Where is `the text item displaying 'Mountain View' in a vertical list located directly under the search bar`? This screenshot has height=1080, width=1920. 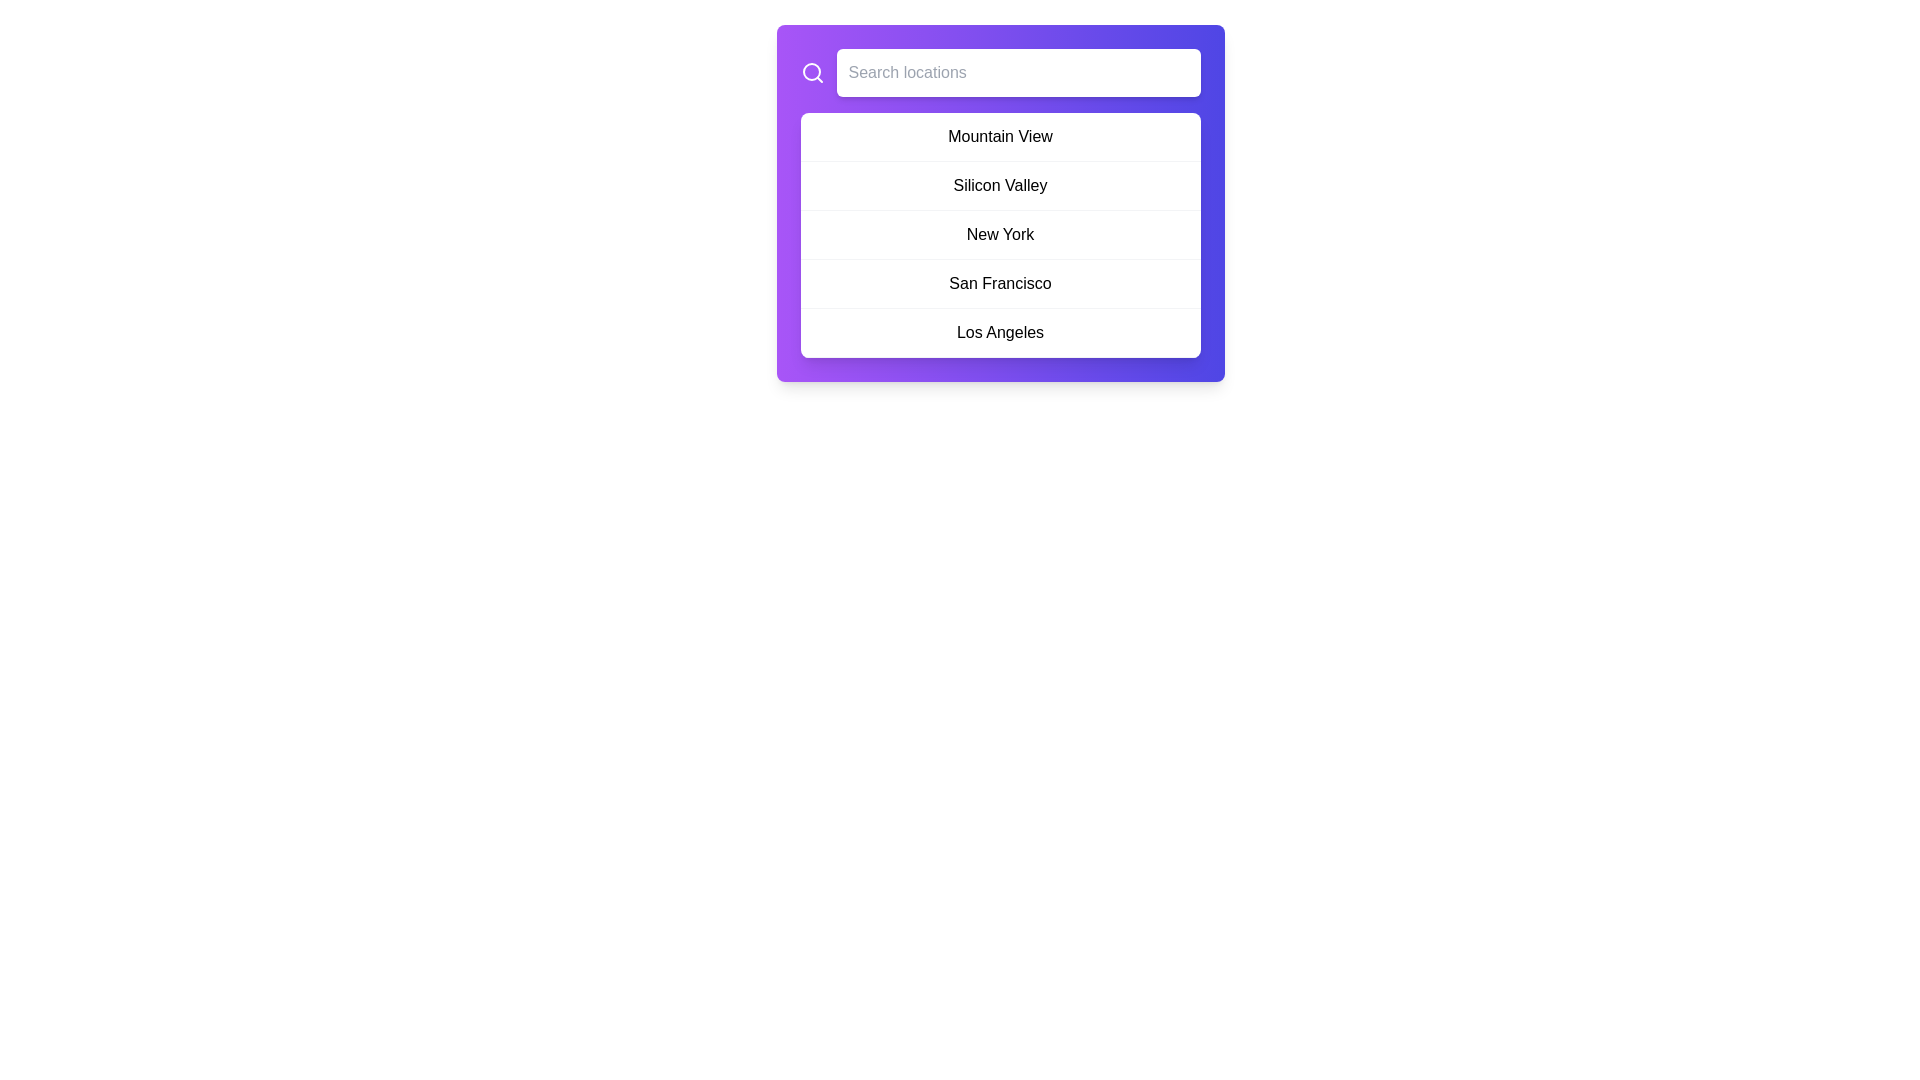 the text item displaying 'Mountain View' in a vertical list located directly under the search bar is located at coordinates (1000, 136).